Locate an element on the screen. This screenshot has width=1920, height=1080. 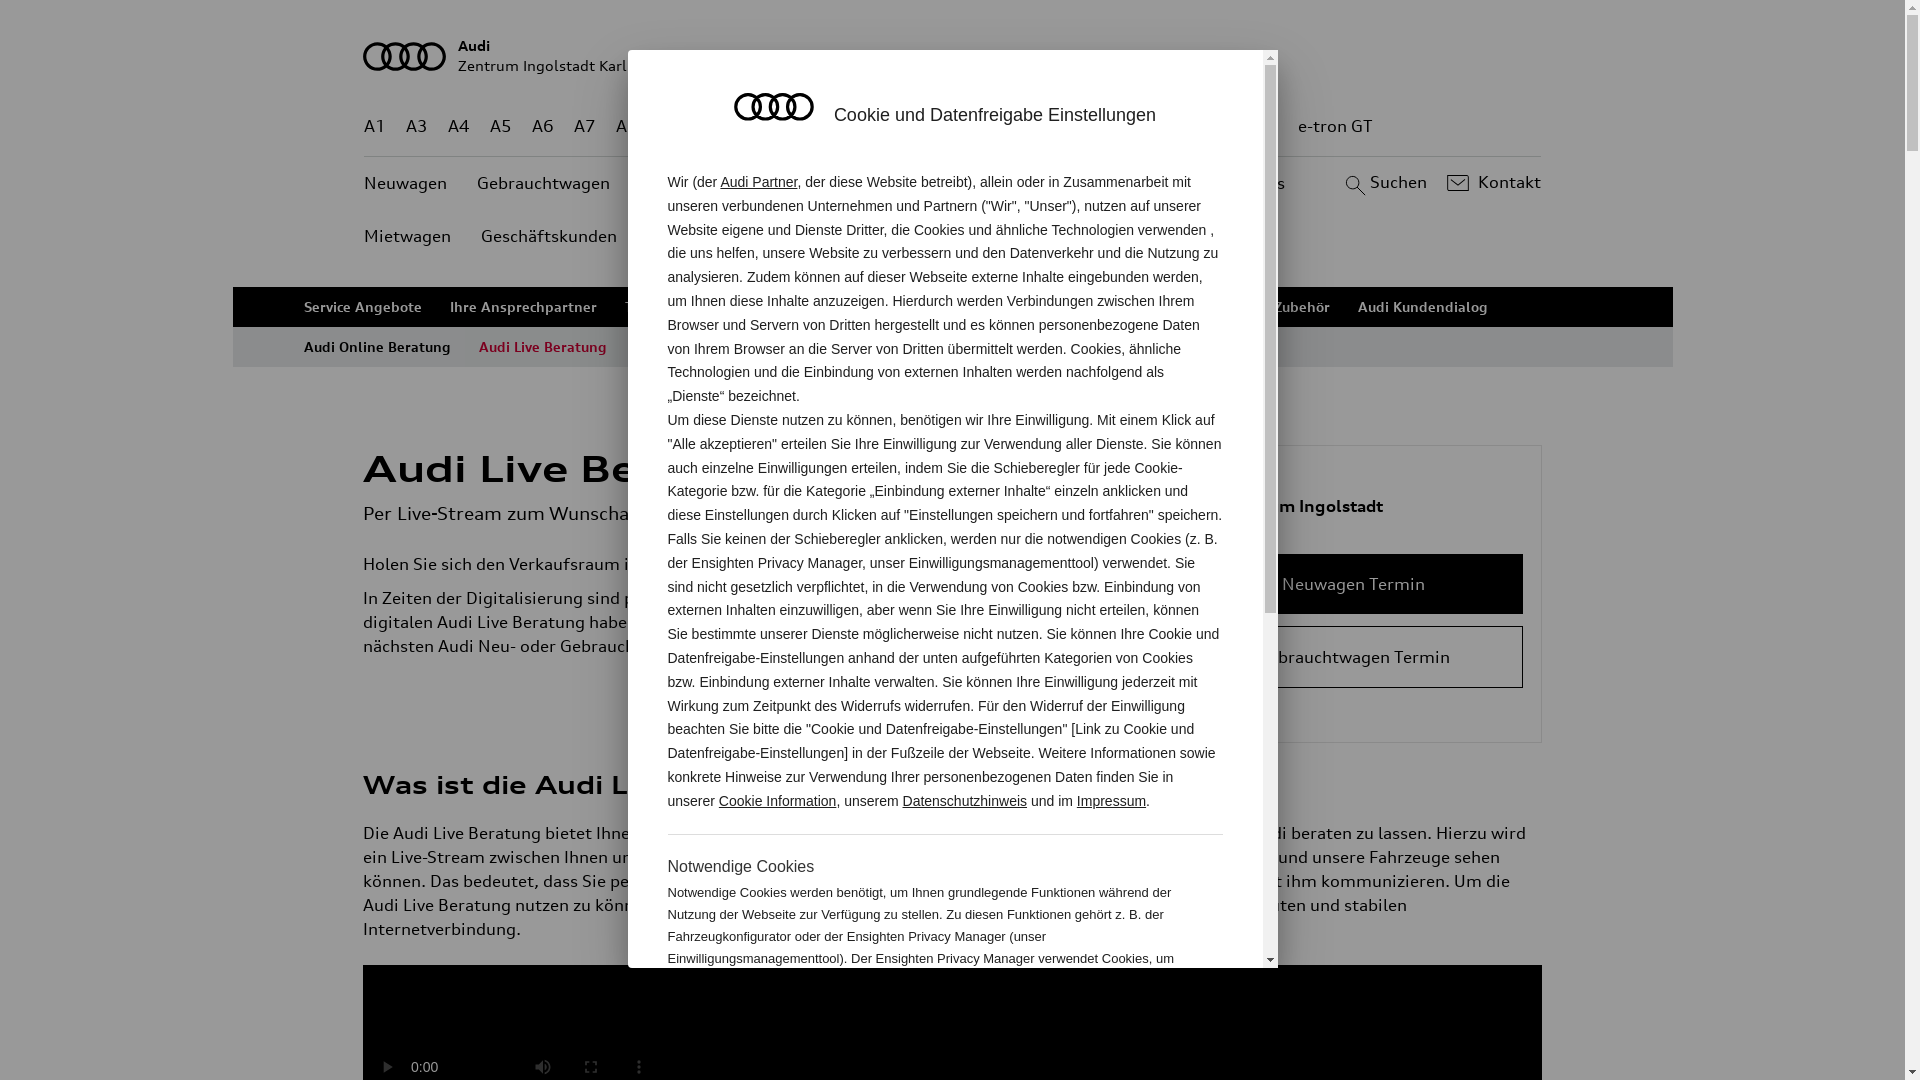
'A1' is located at coordinates (364, 126).